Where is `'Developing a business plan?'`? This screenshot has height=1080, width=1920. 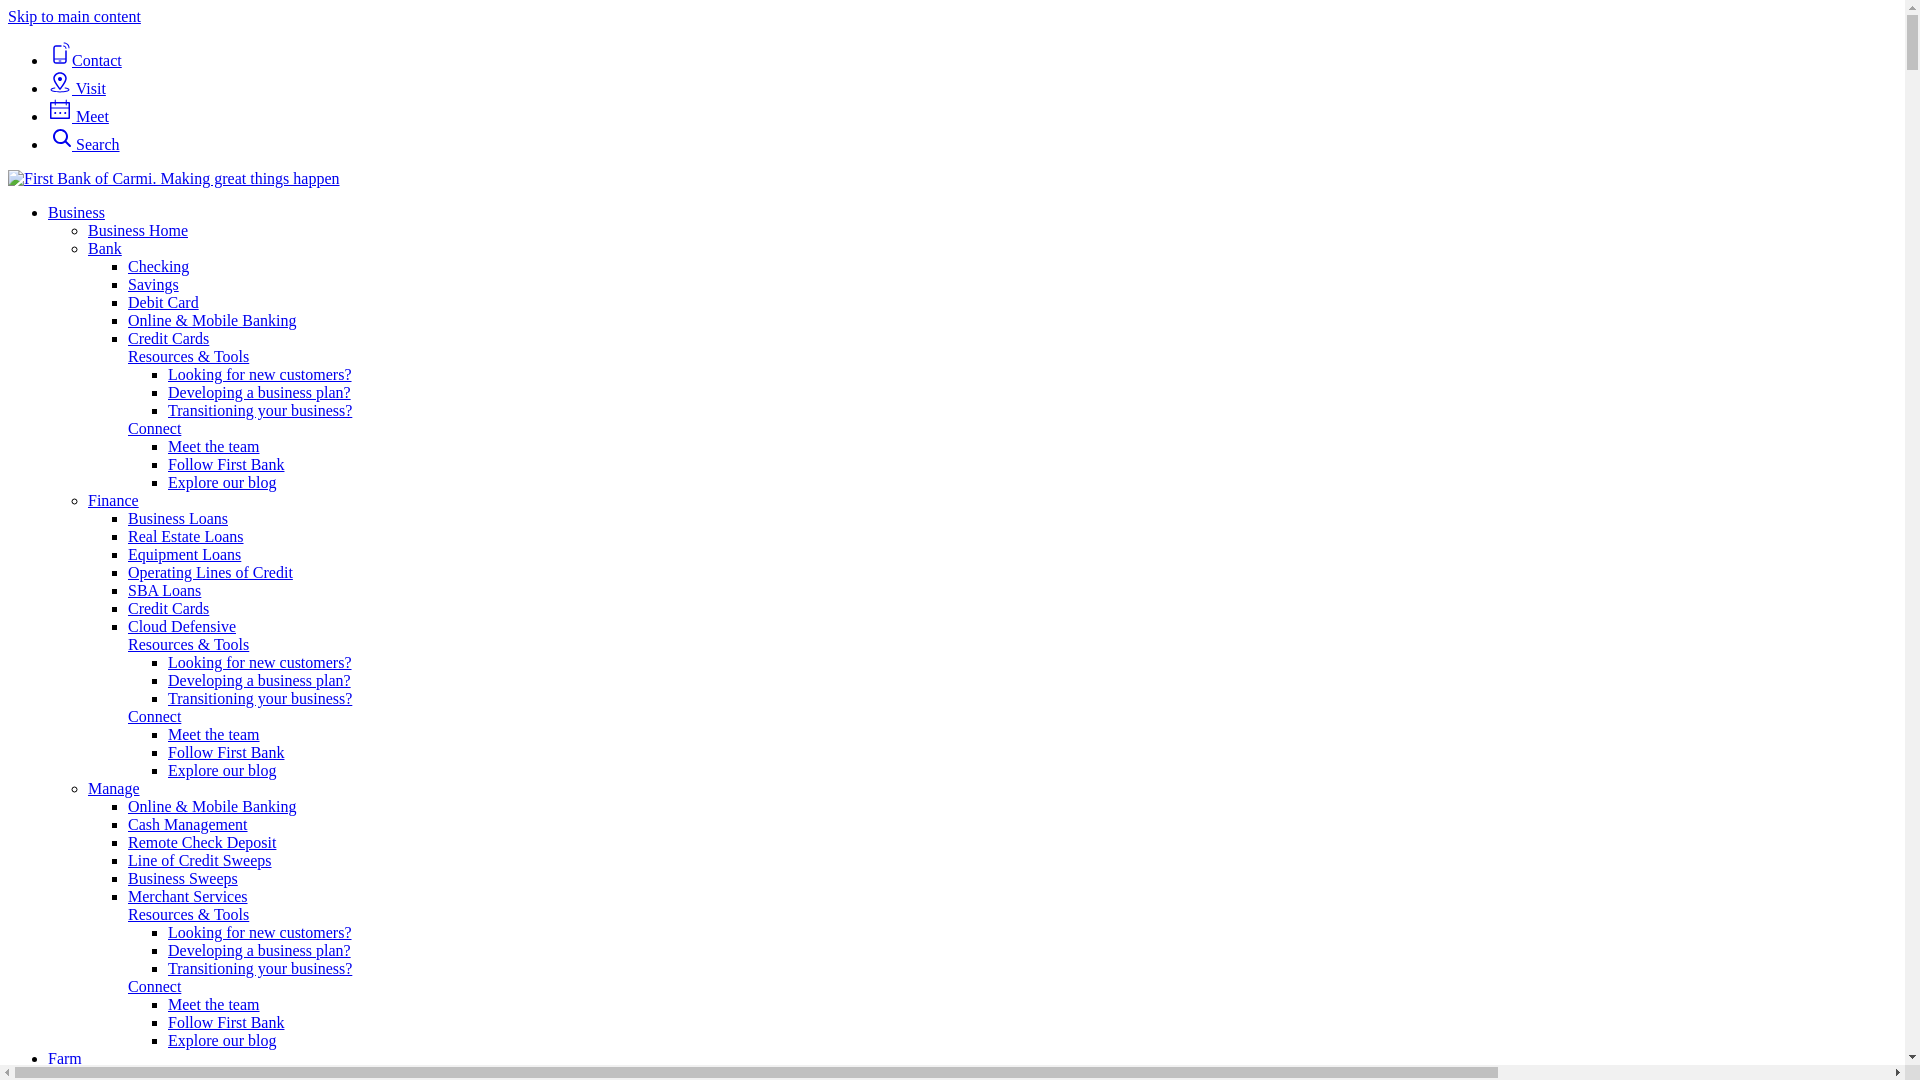
'Developing a business plan?' is located at coordinates (258, 679).